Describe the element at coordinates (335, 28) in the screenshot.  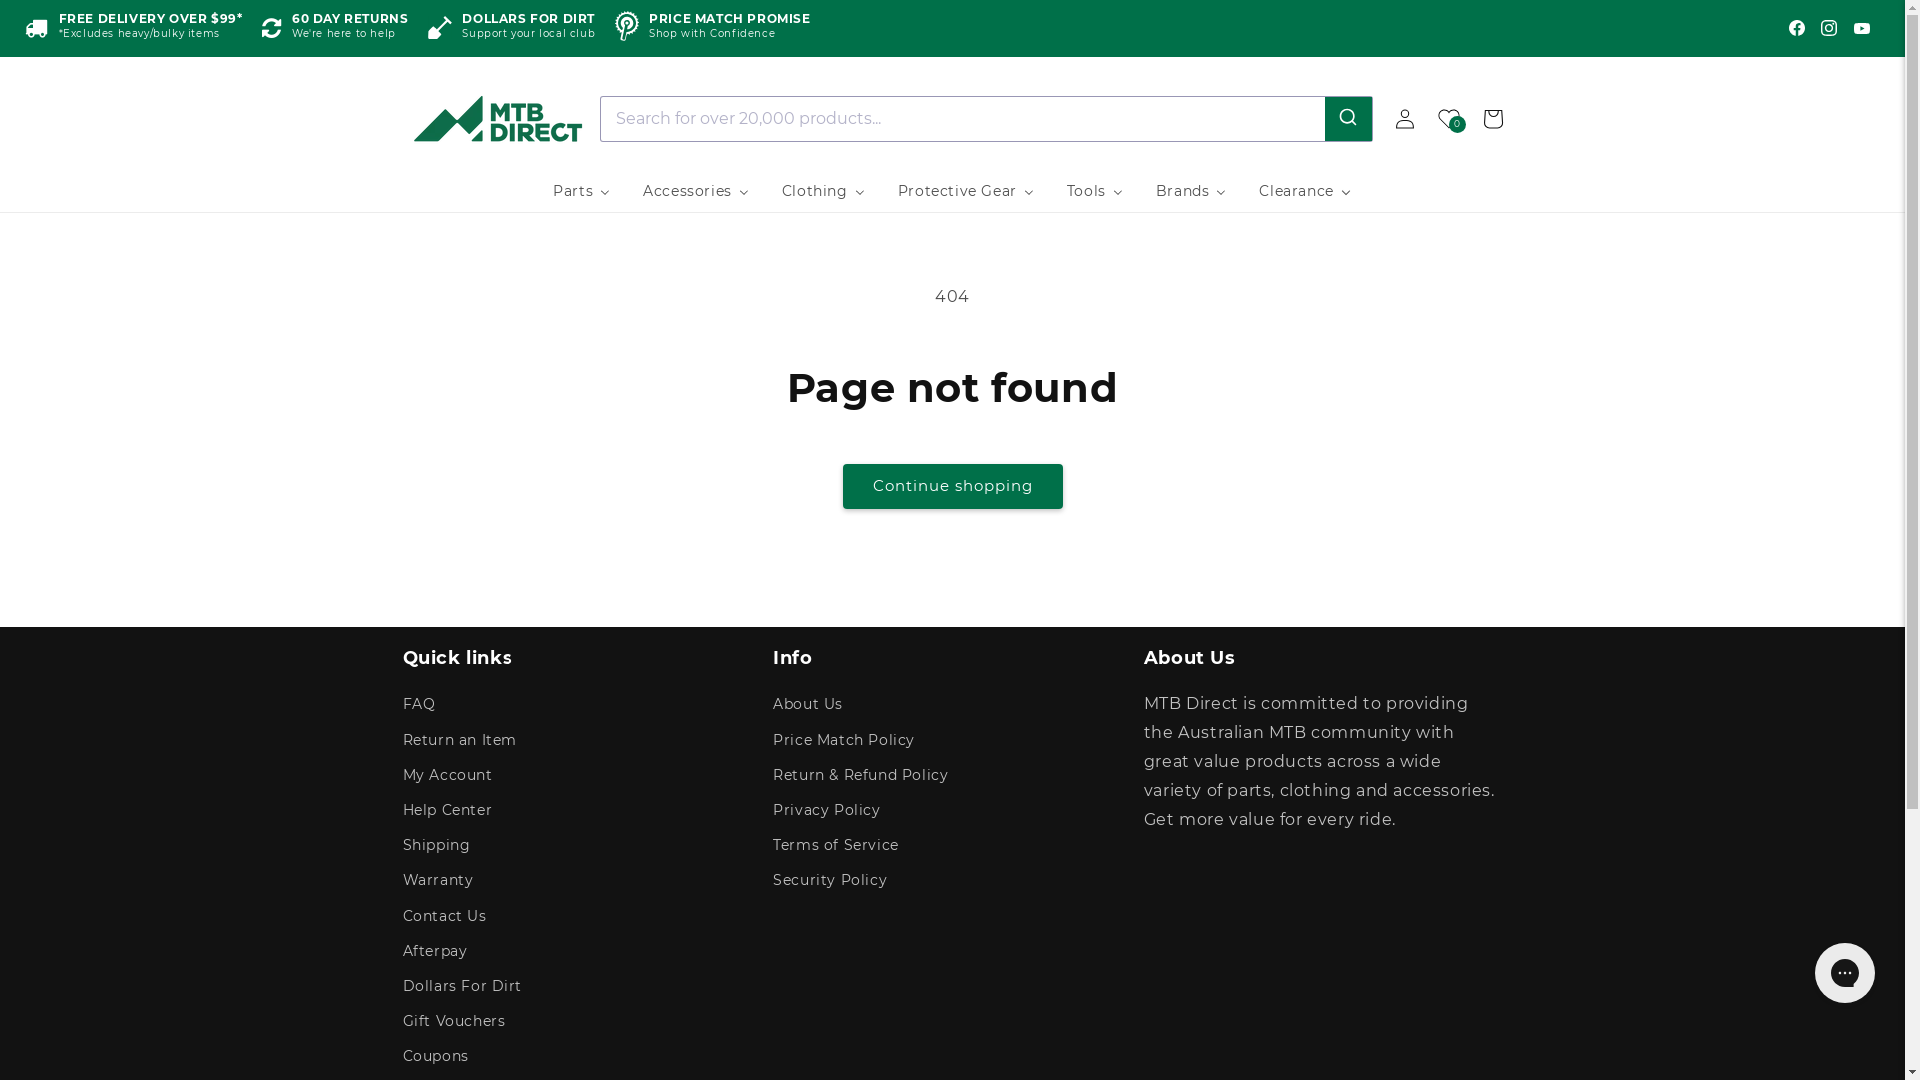
I see `'60 DAY RETURNS` at that location.